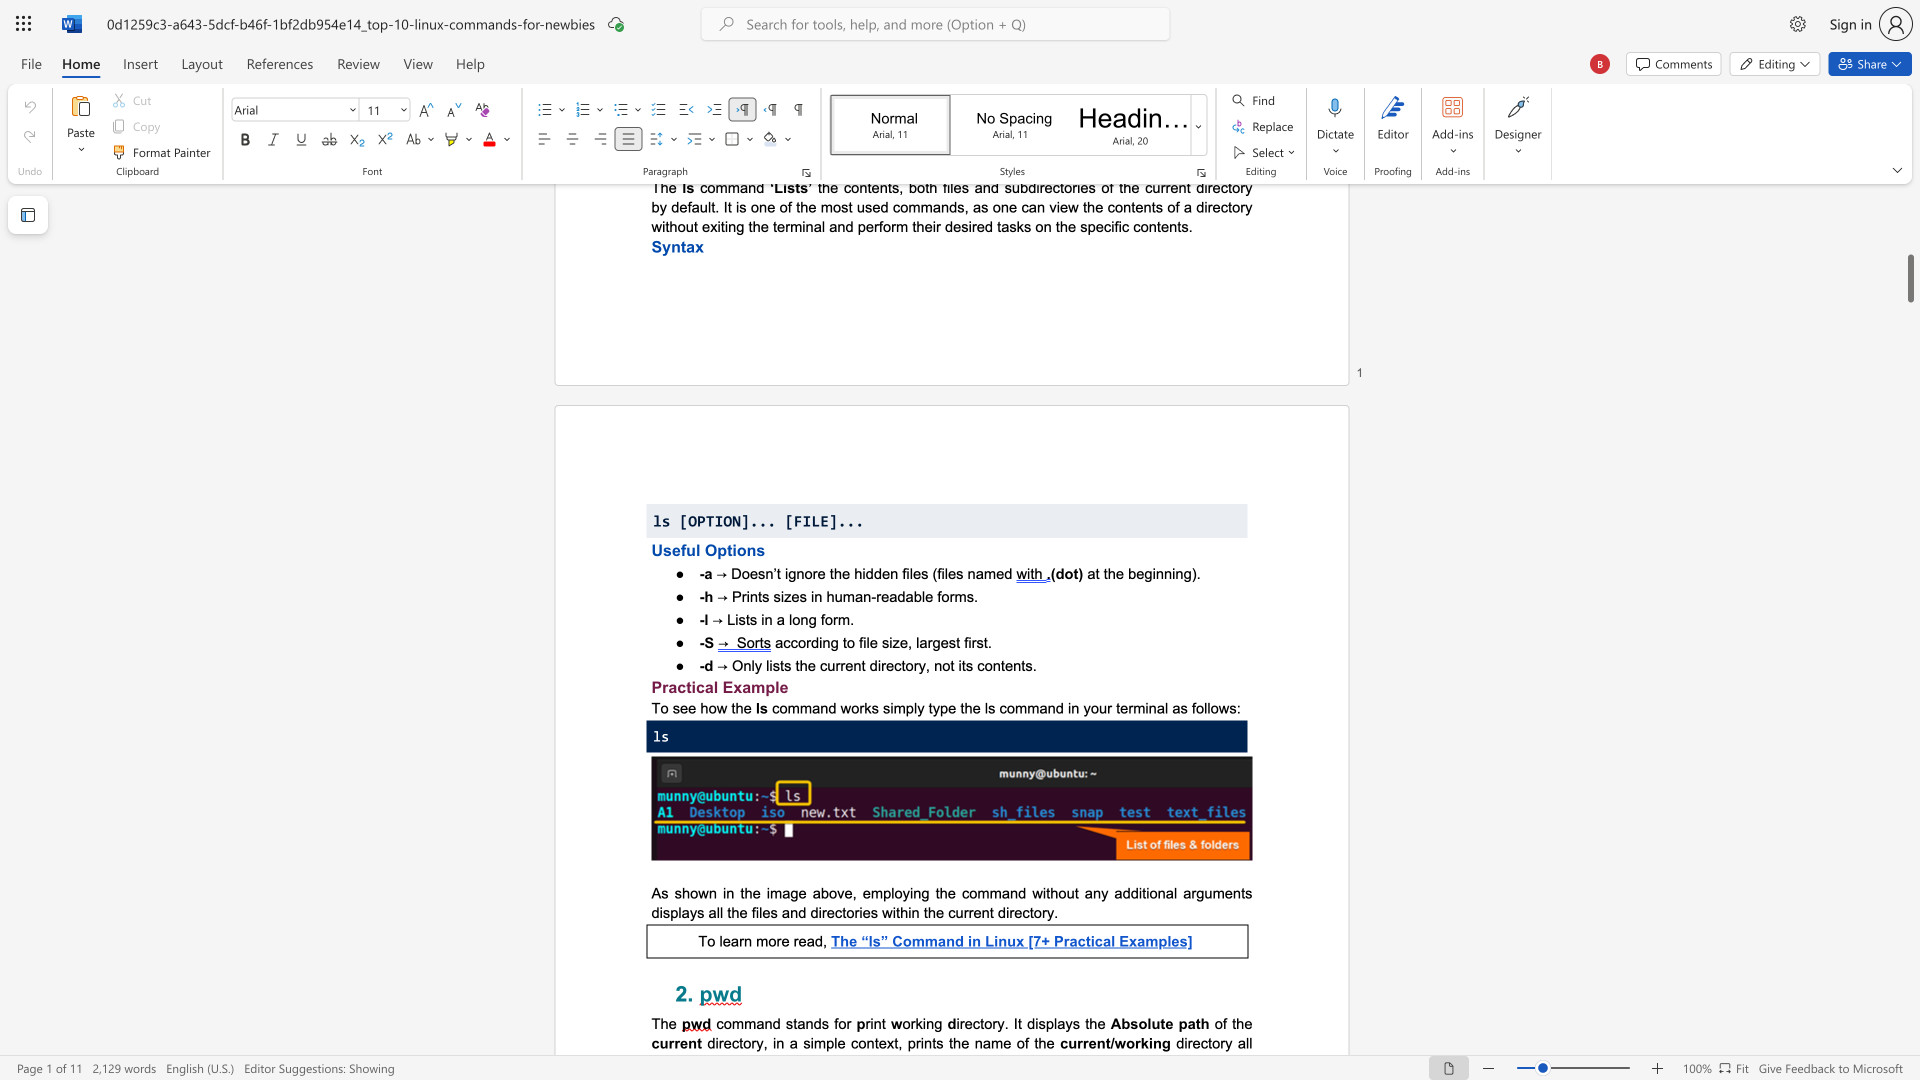 The width and height of the screenshot is (1920, 1080). I want to click on the subset text "es" within the text "The “ls” Command in Linux [7+ Practical Examples]", so click(1171, 941).